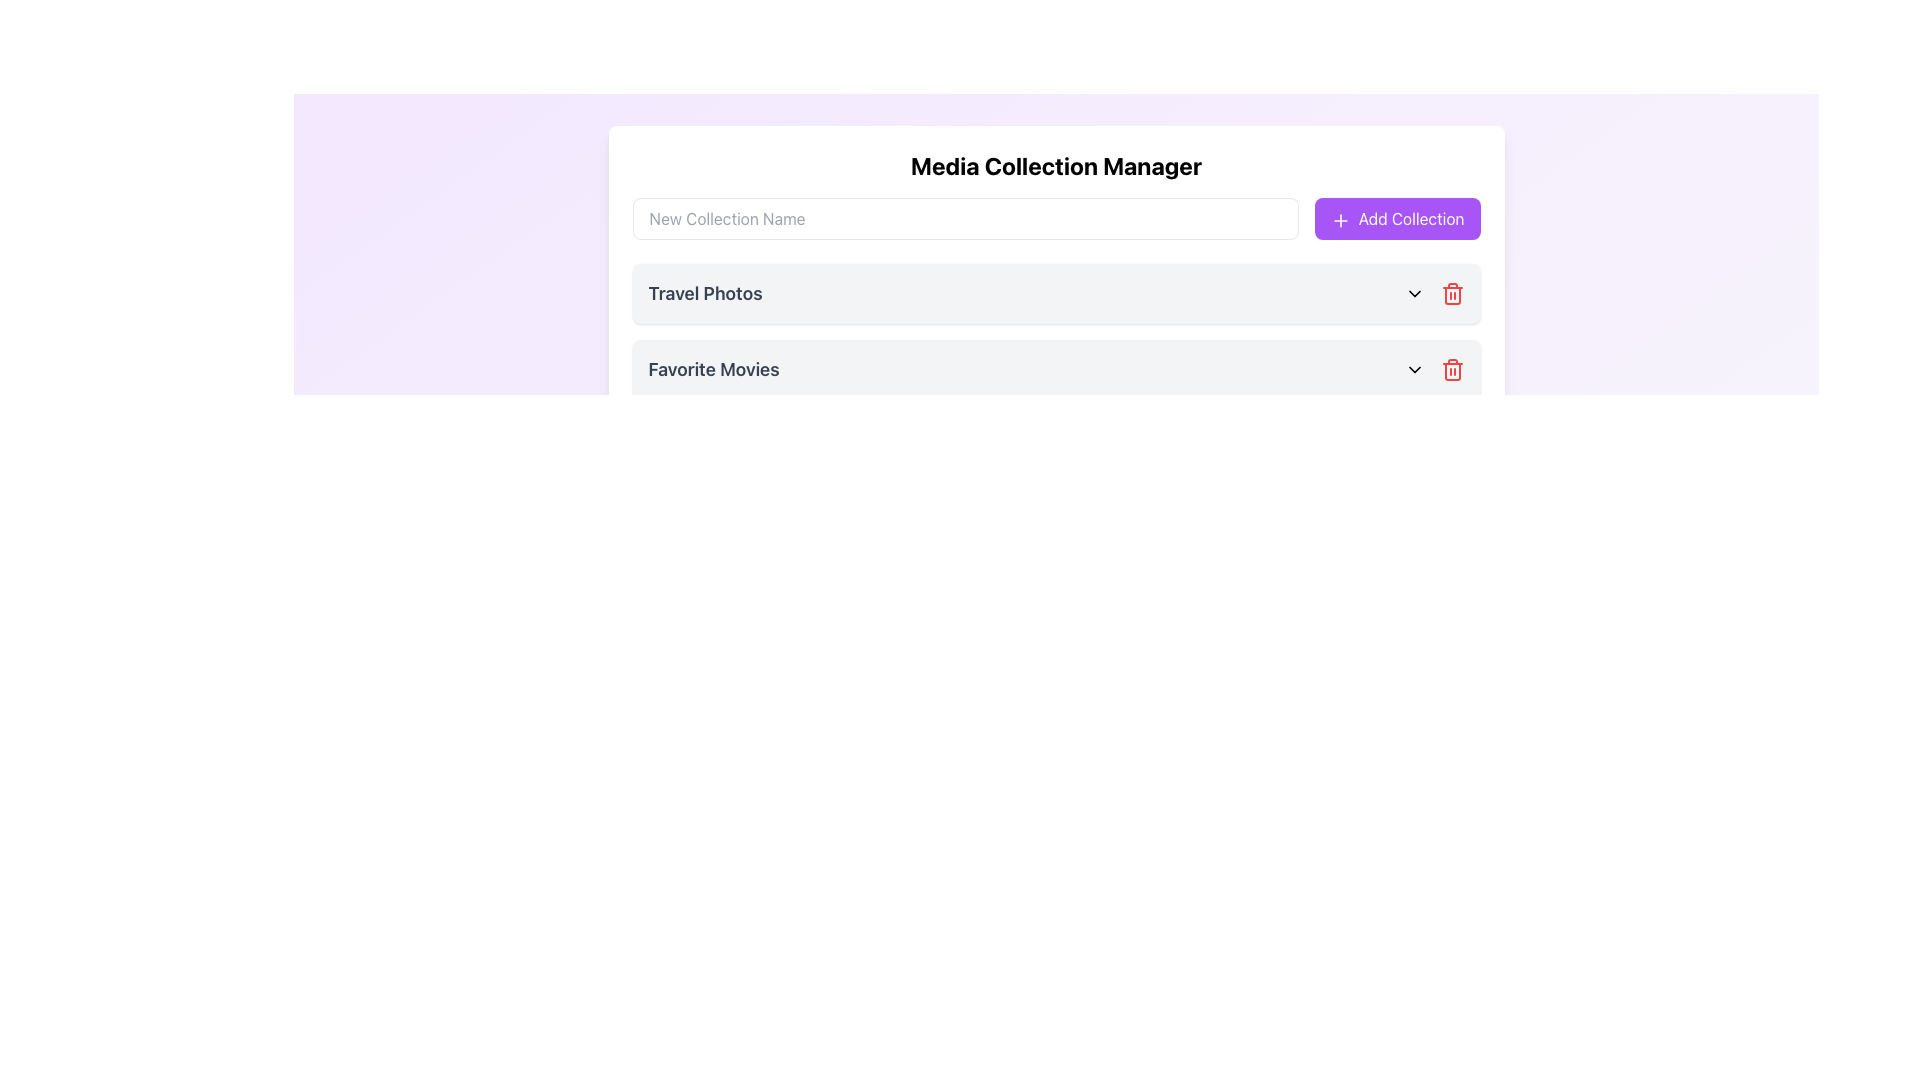 Image resolution: width=1920 pixels, height=1080 pixels. Describe the element at coordinates (1055, 293) in the screenshot. I see `the first card labeled 'Travel Photos' in the 'Media Collection Manager' section` at that location.